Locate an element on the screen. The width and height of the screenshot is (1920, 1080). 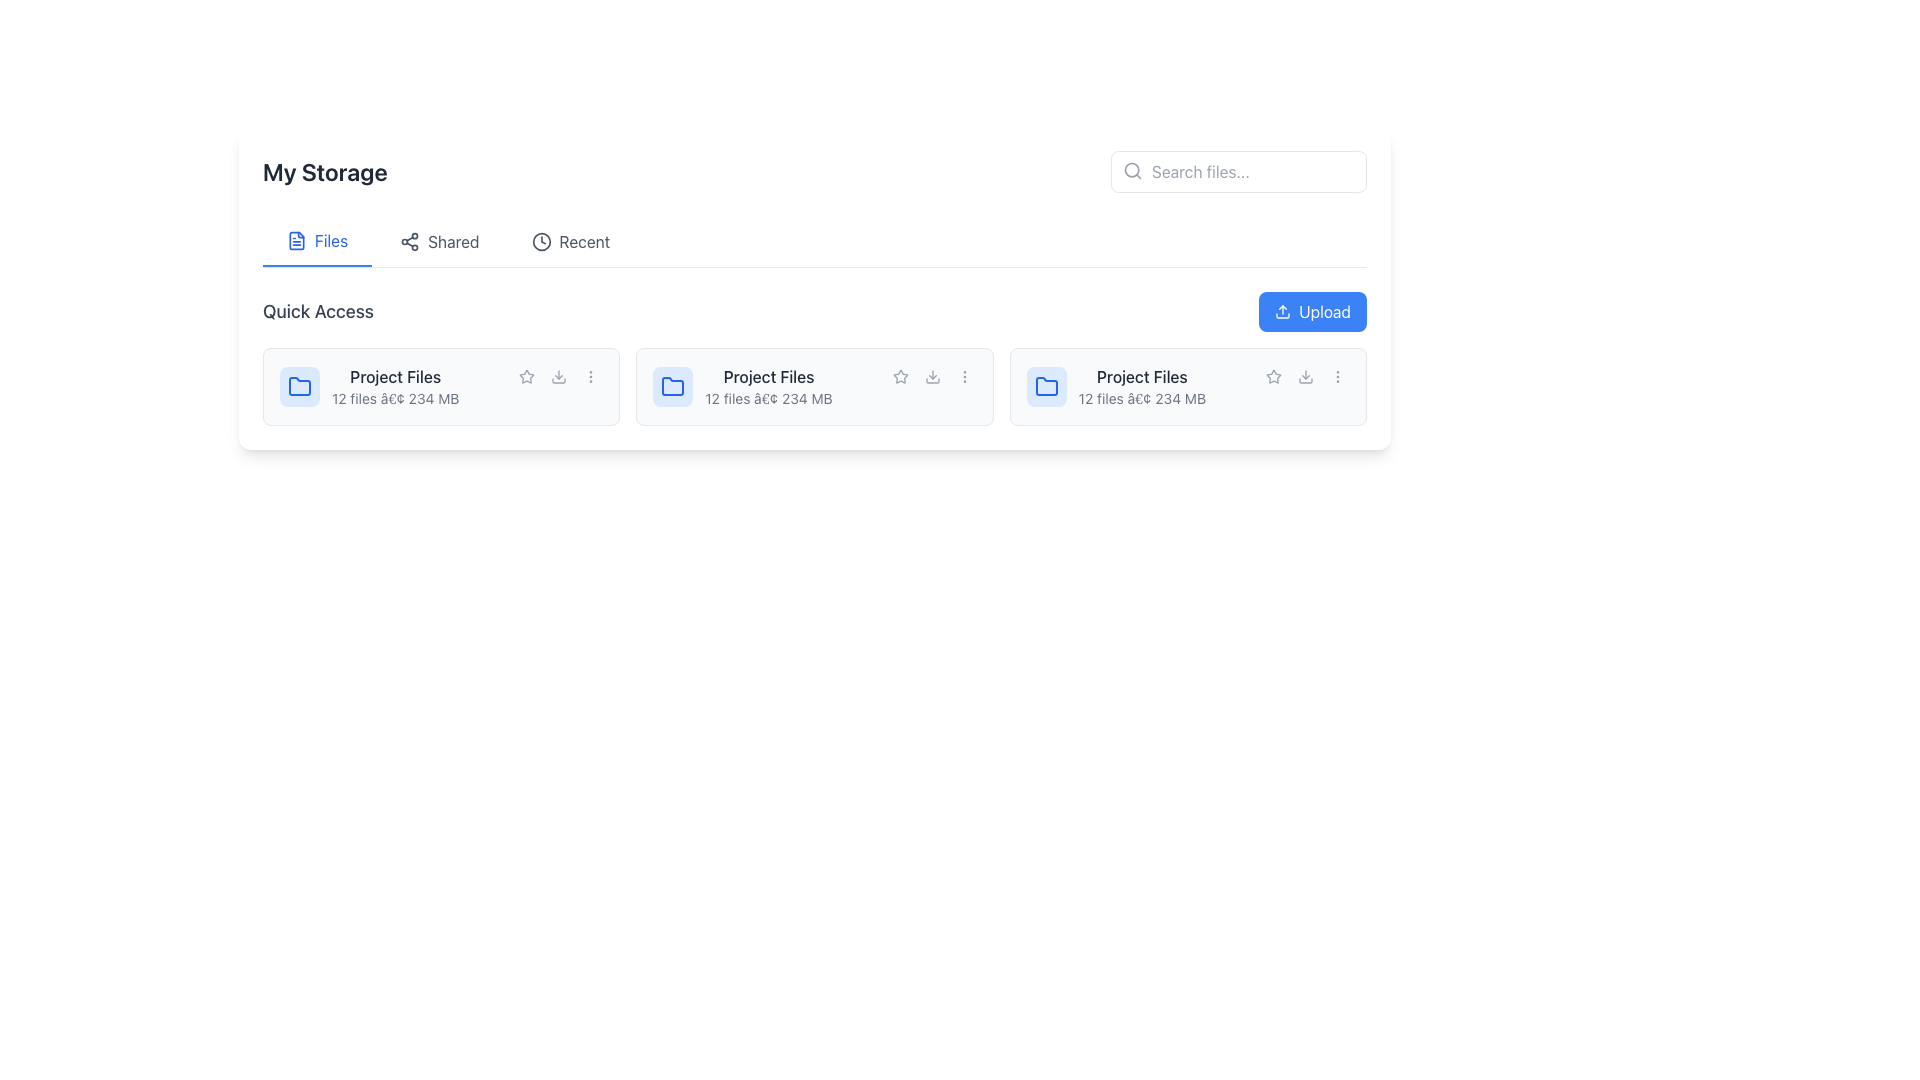
information presented in the text-based informational display located in the middle of three similar elements under the 'Quick Access' section, associated with the folder symbol to its left is located at coordinates (767, 386).